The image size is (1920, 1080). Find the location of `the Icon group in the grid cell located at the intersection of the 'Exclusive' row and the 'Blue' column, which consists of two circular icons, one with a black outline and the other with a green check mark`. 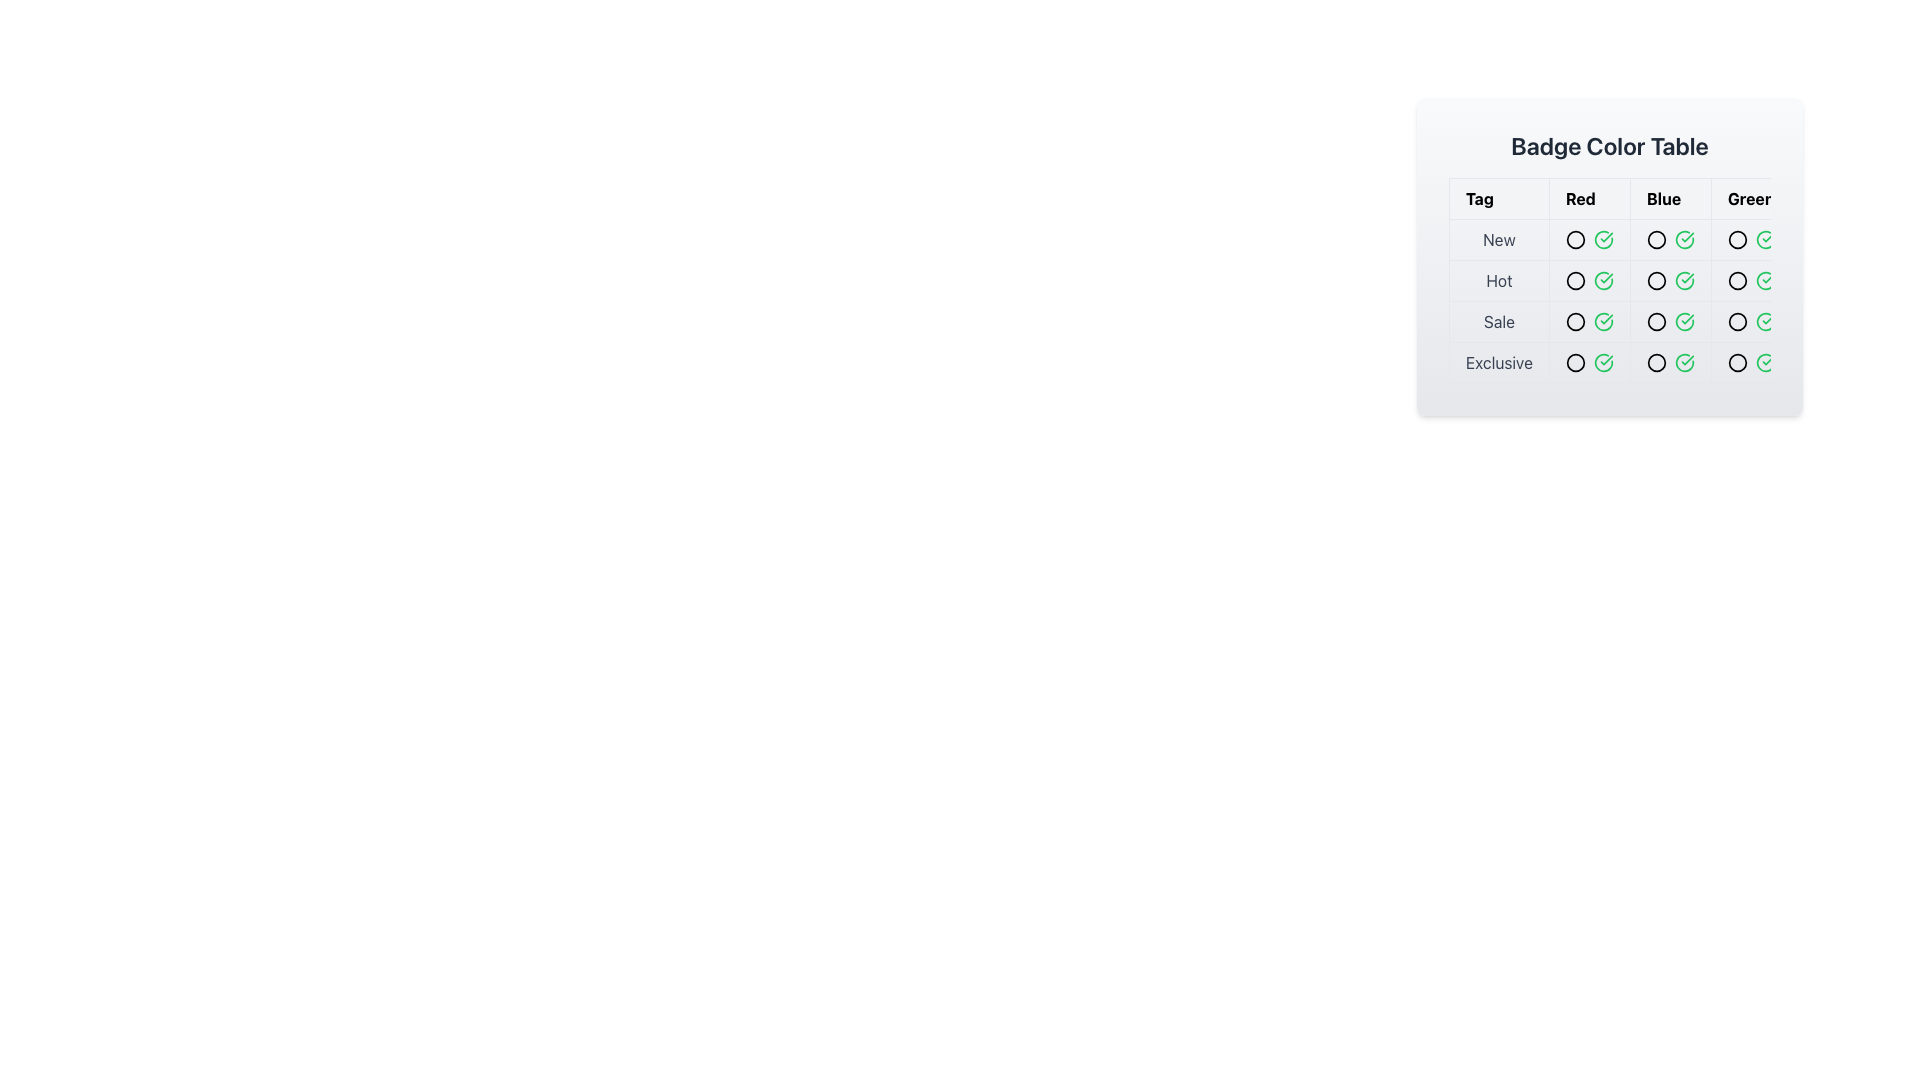

the Icon group in the grid cell located at the intersection of the 'Exclusive' row and the 'Blue' column, which consists of two circular icons, one with a black outline and the other with a green check mark is located at coordinates (1670, 362).